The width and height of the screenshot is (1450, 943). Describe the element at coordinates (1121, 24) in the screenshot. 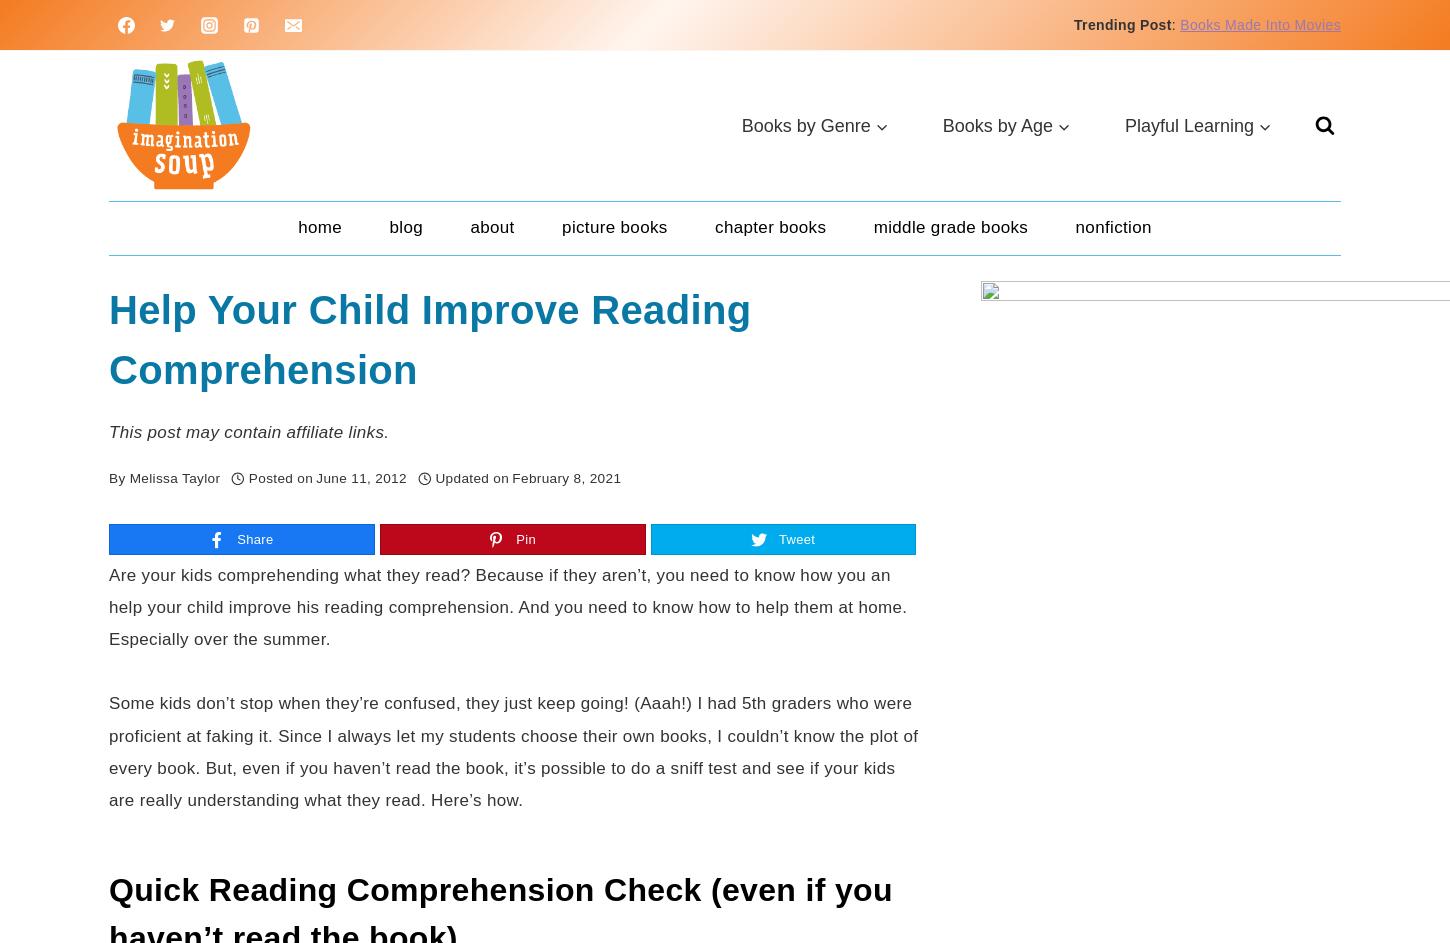

I see `'Trending Post'` at that location.